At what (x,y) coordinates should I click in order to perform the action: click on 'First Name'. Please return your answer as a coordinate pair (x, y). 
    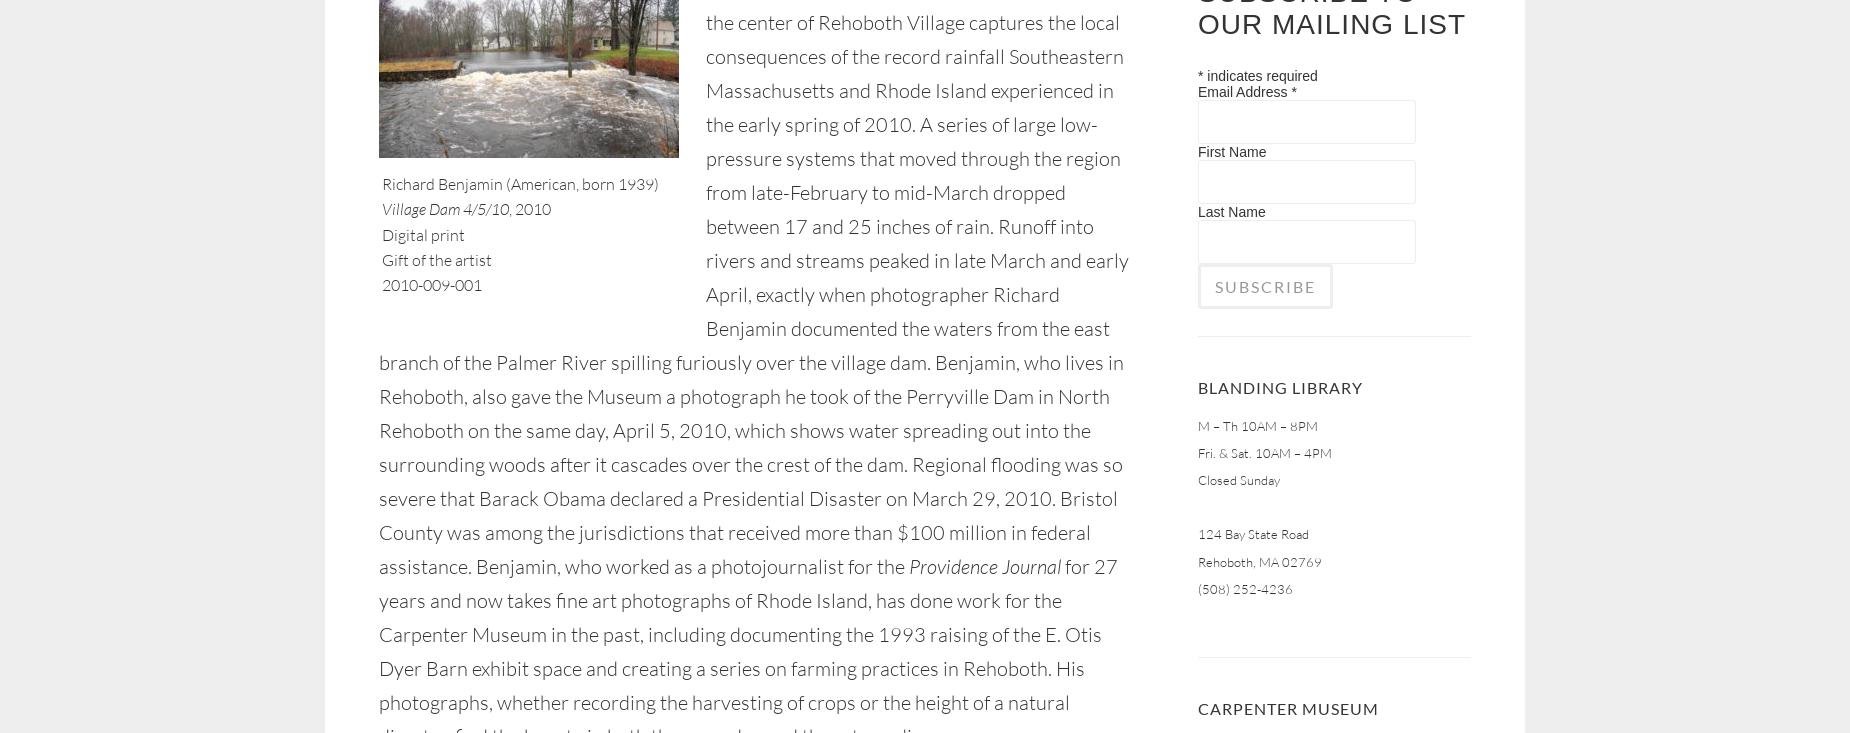
    Looking at the image, I should click on (1230, 149).